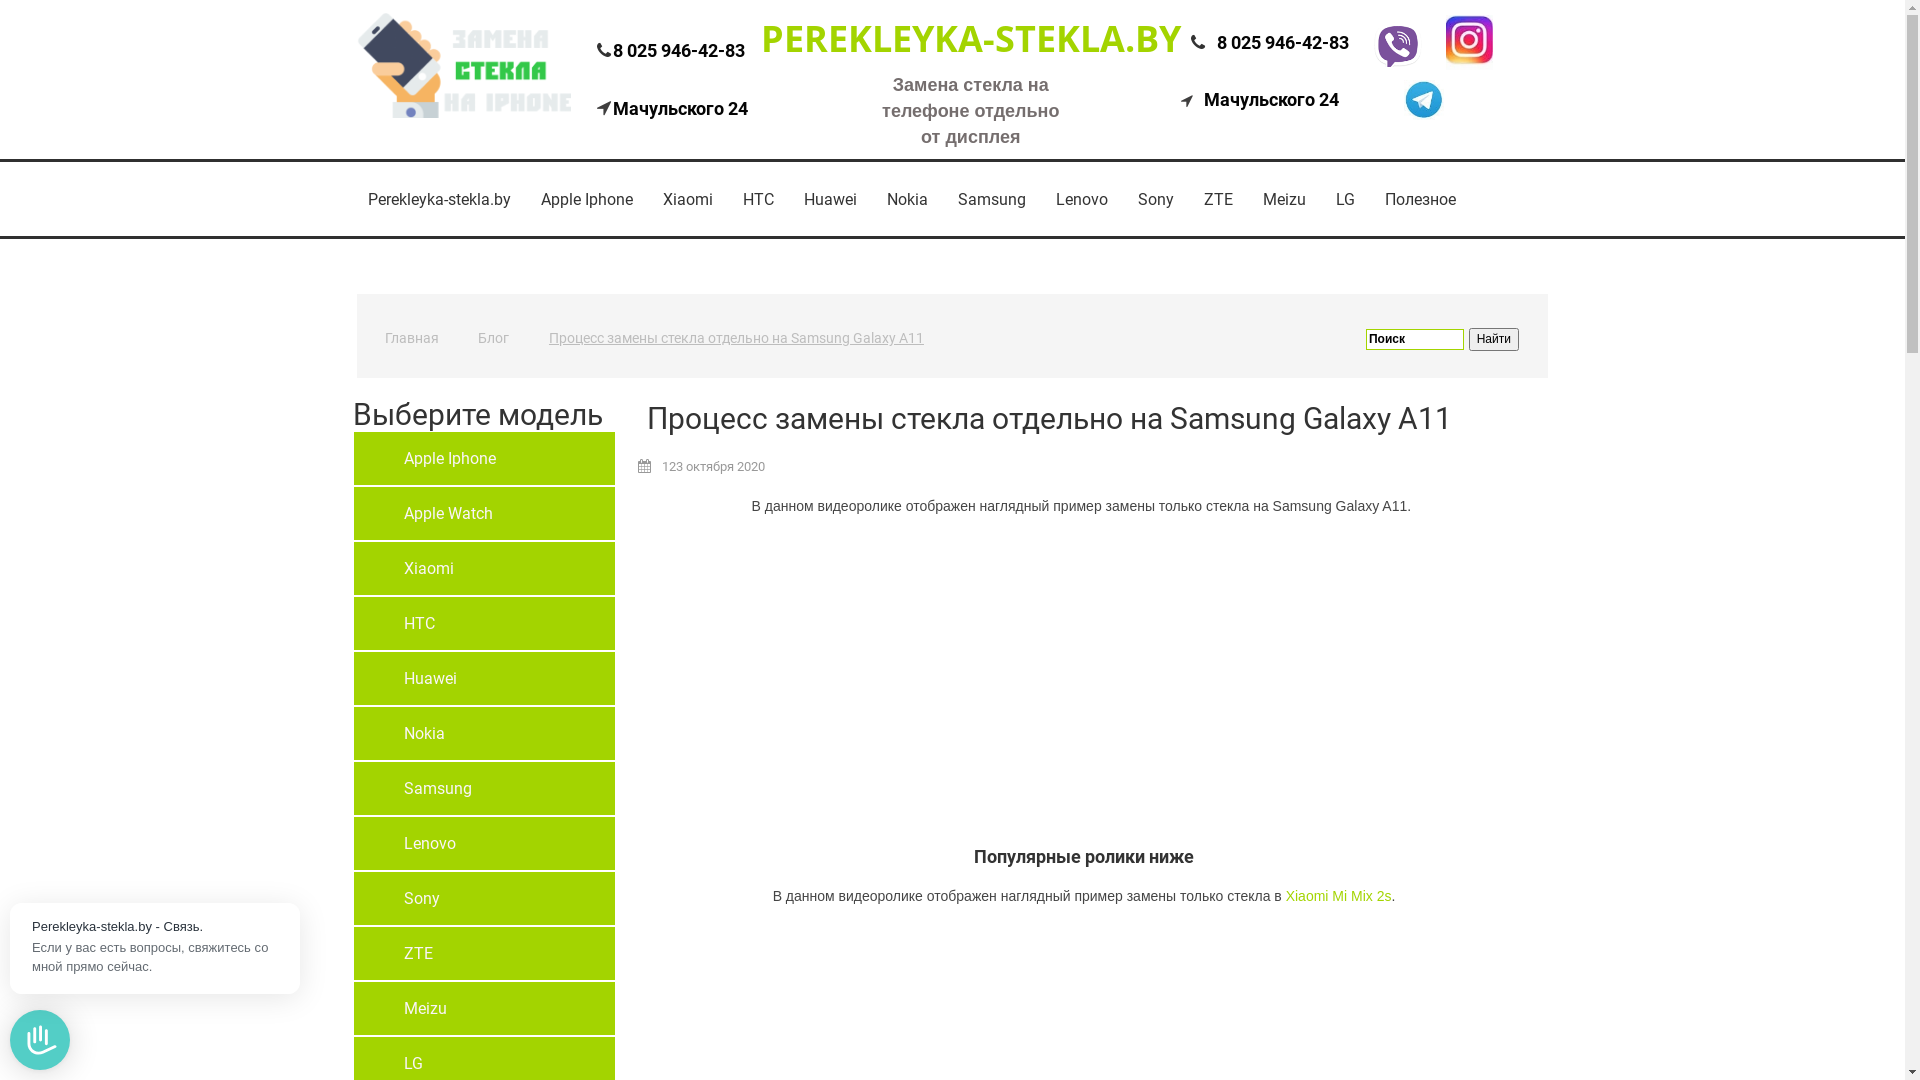 The height and width of the screenshot is (1080, 1920). I want to click on 'Samsung', so click(990, 200).